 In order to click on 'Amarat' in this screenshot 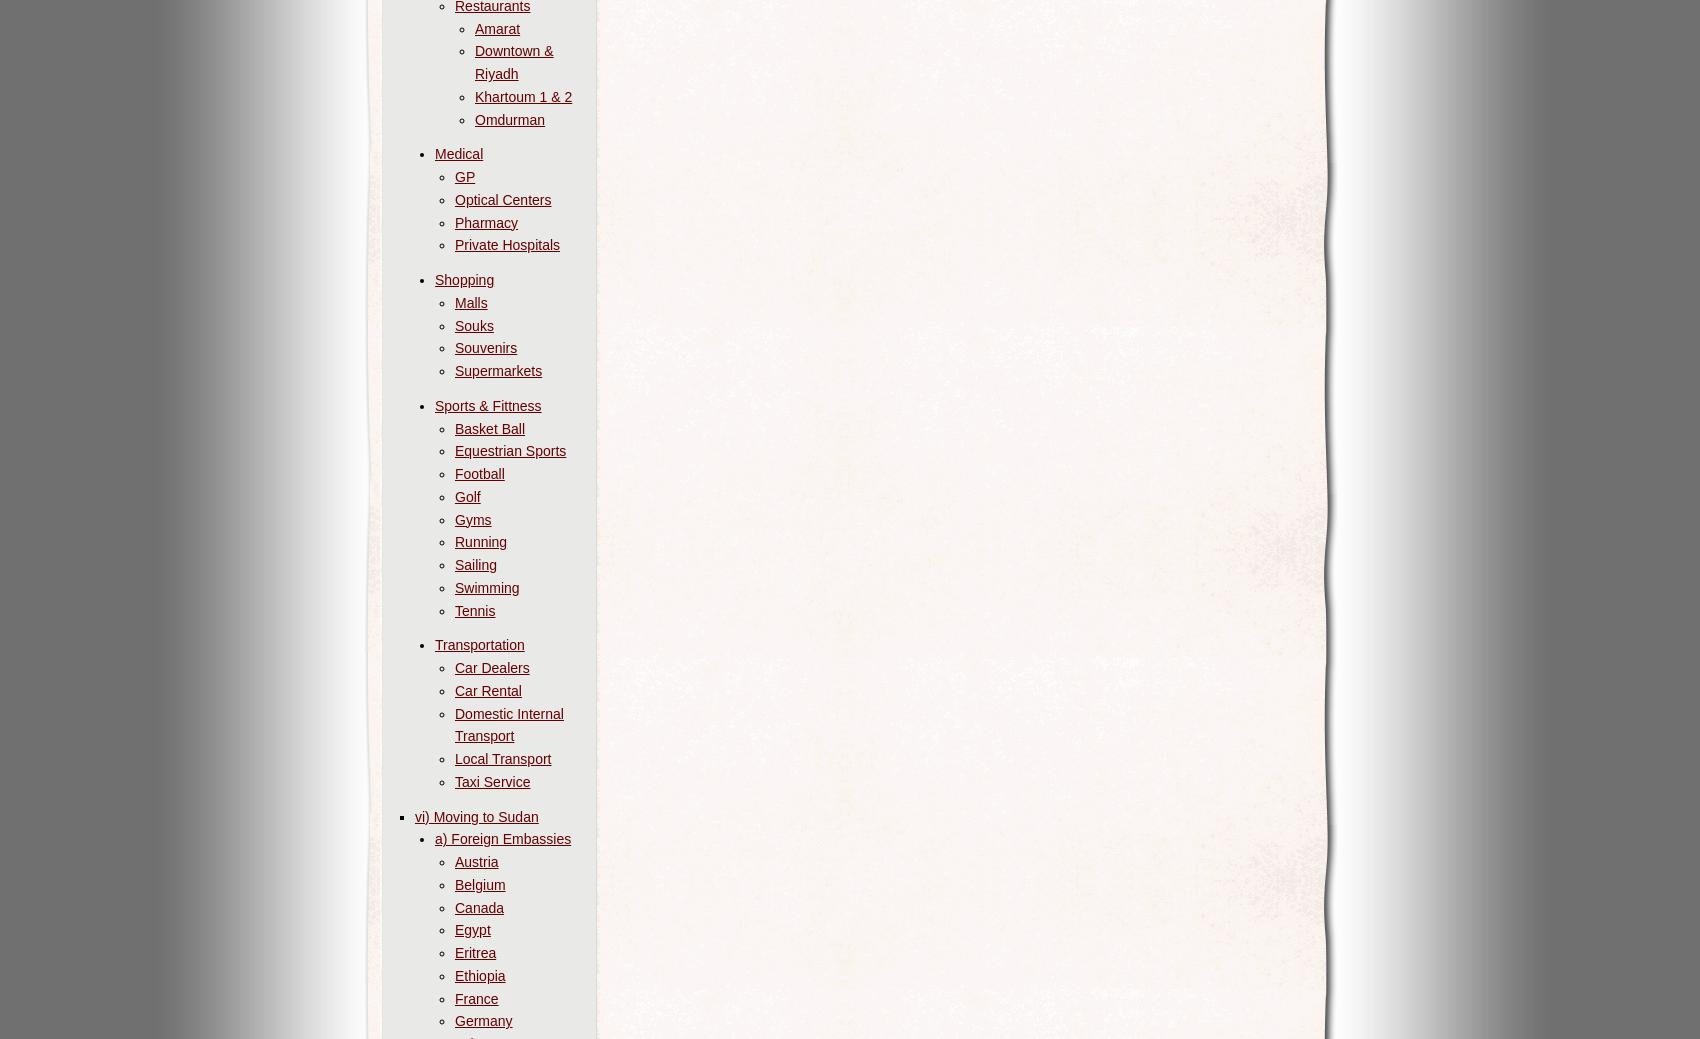, I will do `click(497, 26)`.